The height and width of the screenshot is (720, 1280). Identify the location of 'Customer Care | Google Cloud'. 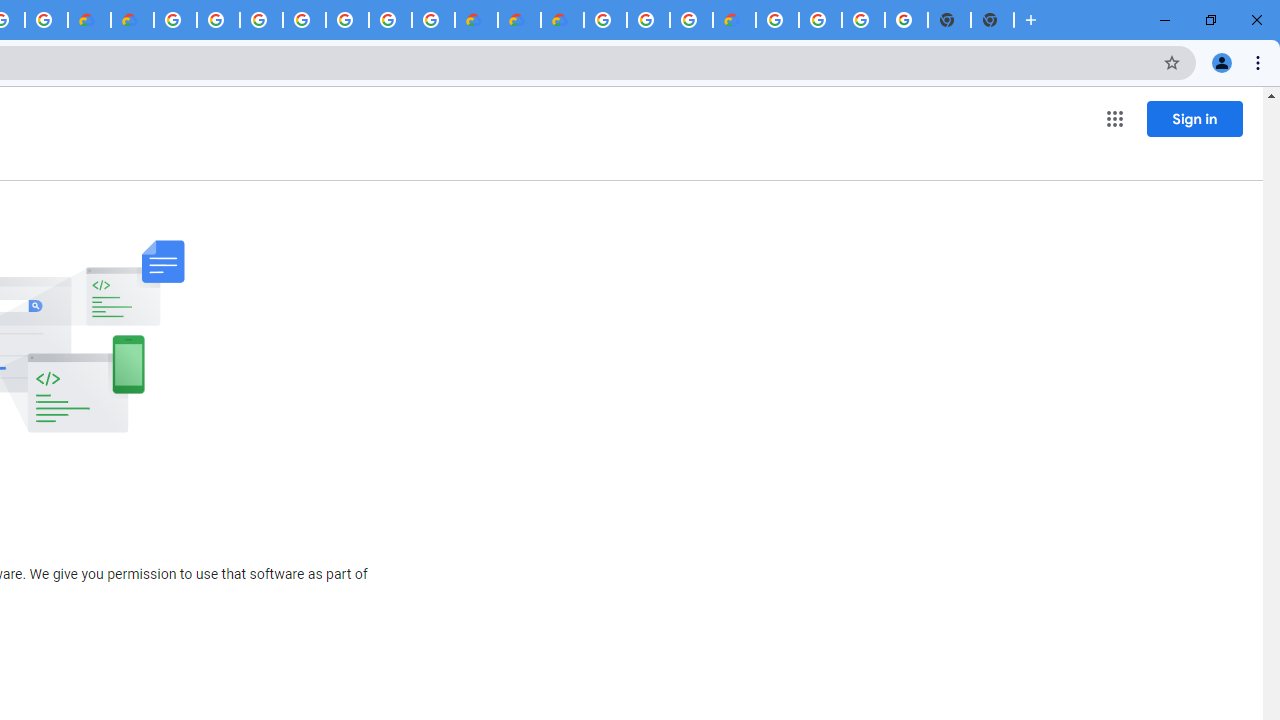
(88, 20).